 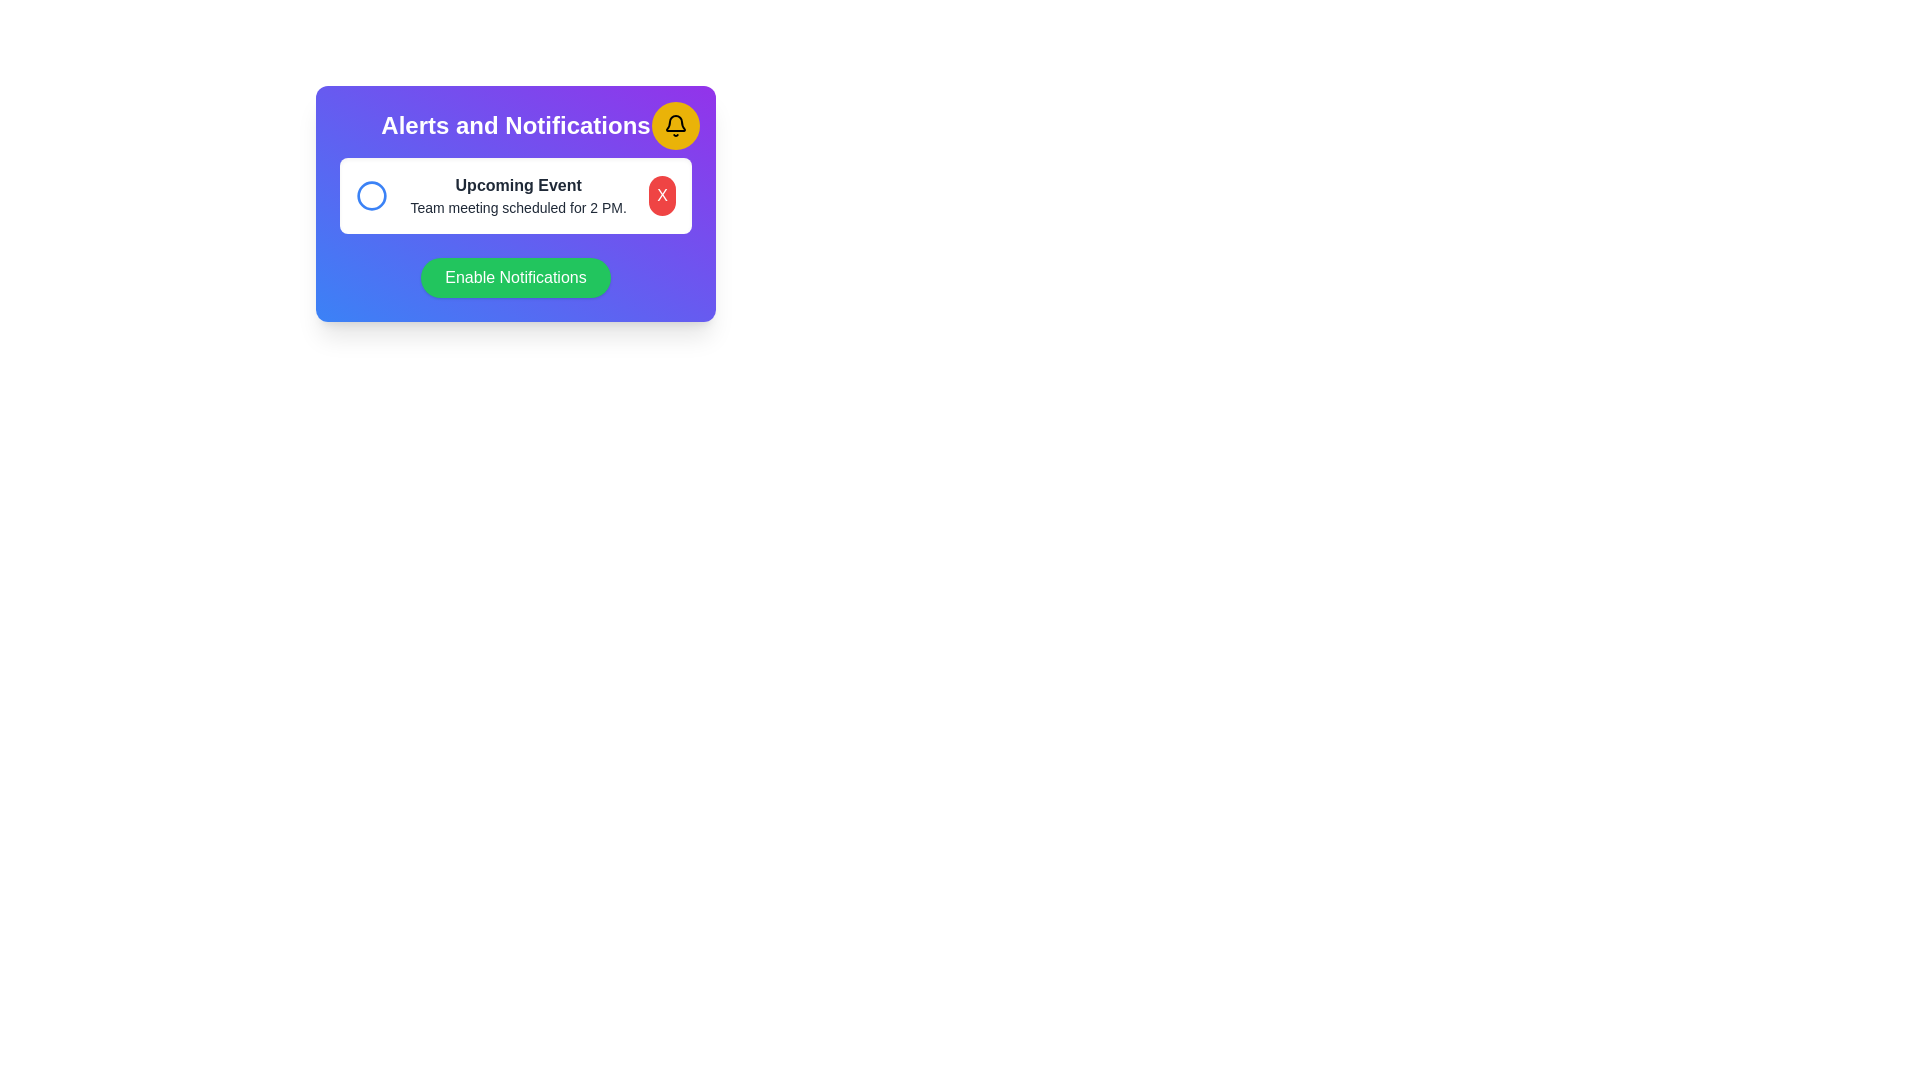 I want to click on the bell icon with a yellow circular background located at the top right side of the card labeled 'Alerts and Notifications', so click(x=676, y=123).